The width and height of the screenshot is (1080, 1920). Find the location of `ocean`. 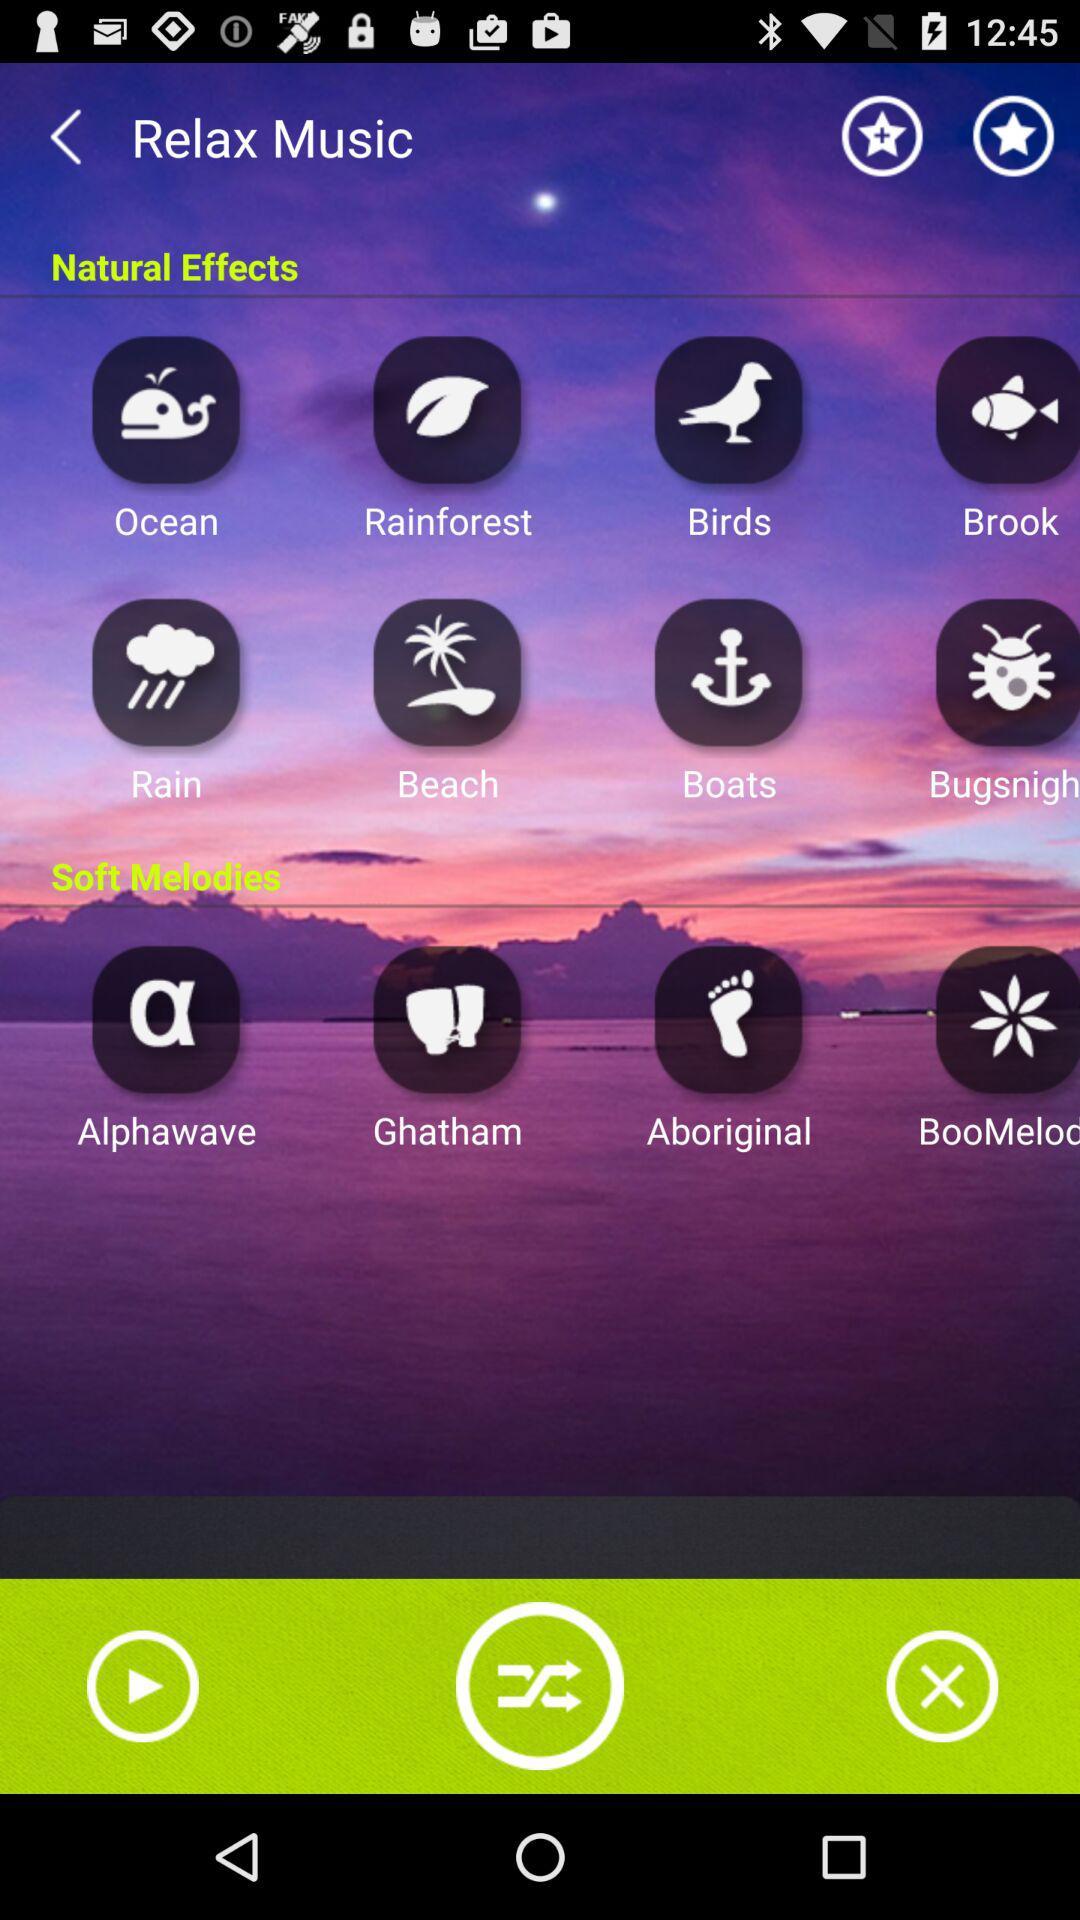

ocean is located at coordinates (165, 408).